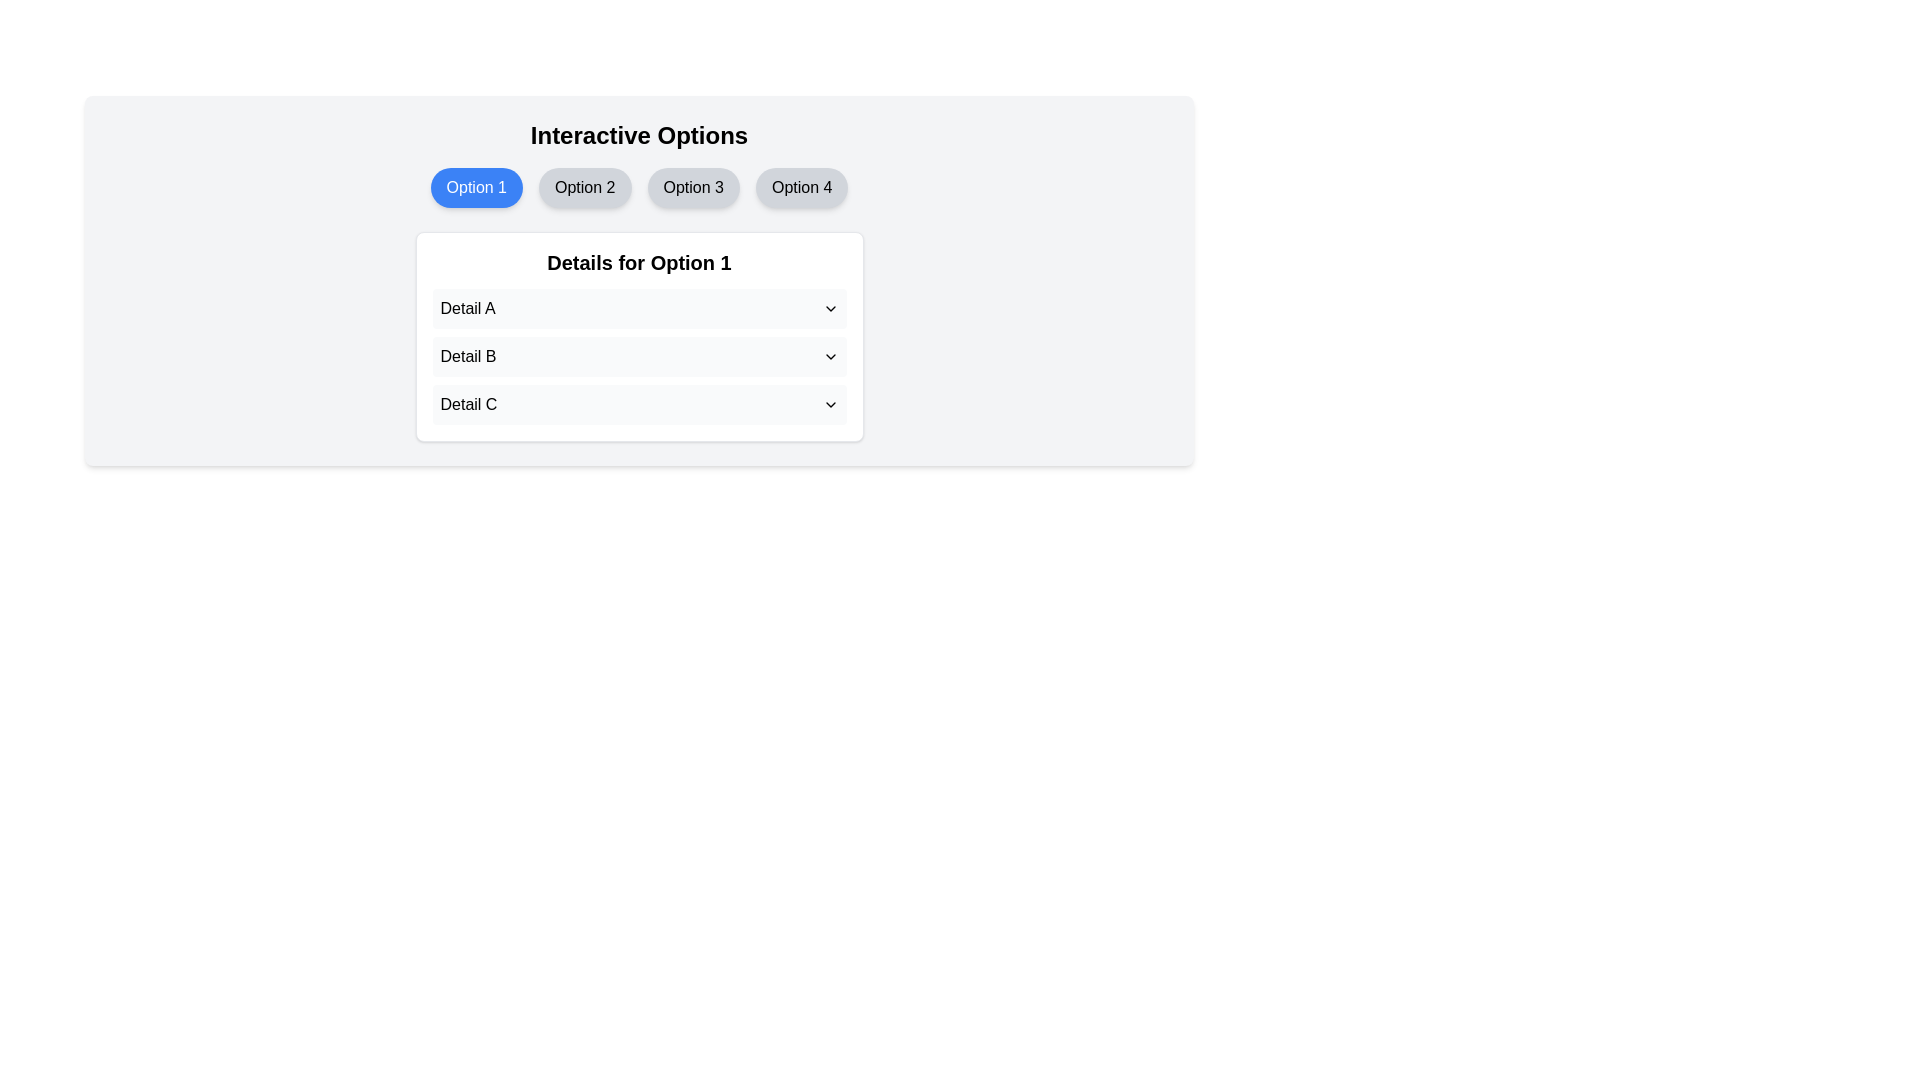 The image size is (1920, 1080). What do you see at coordinates (467, 356) in the screenshot?
I see `the text label 'Detail B' located in the second row of a vertical list` at bounding box center [467, 356].